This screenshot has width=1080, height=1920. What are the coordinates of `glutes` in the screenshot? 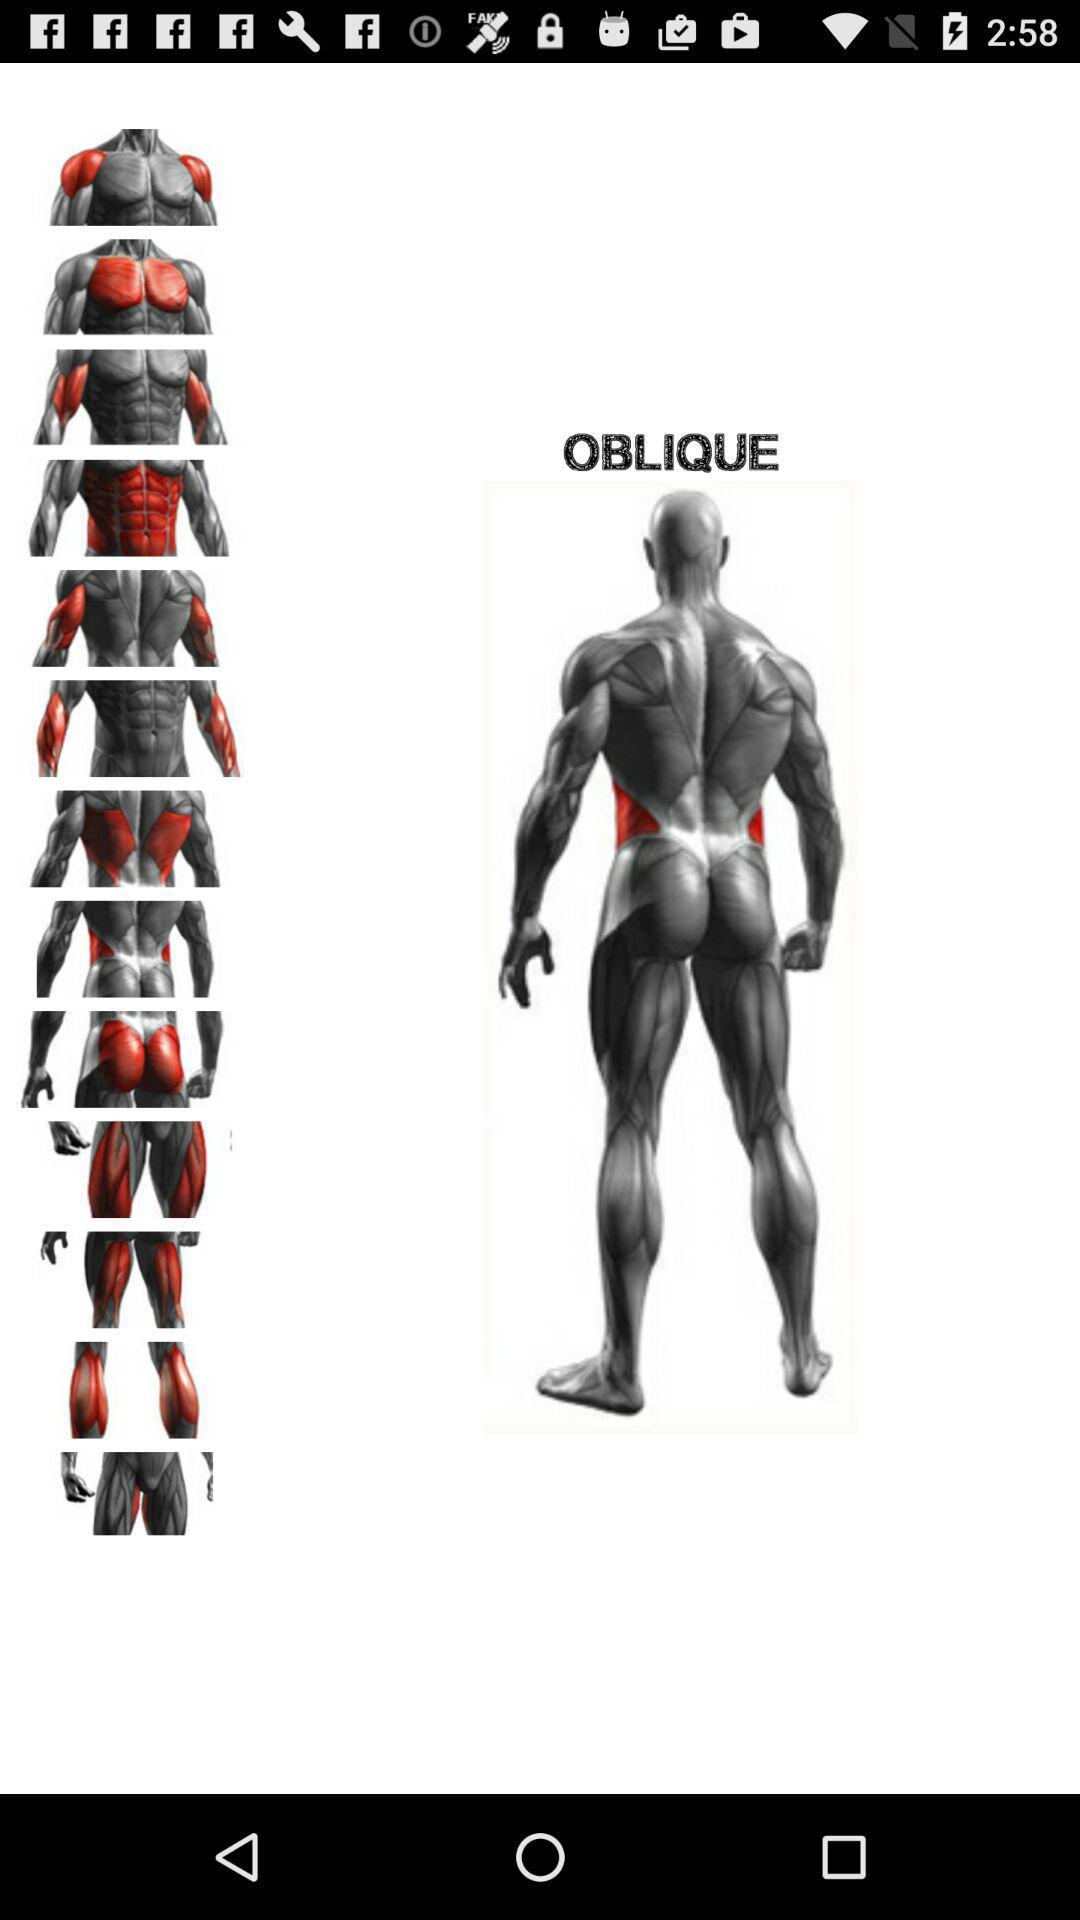 It's located at (131, 1051).